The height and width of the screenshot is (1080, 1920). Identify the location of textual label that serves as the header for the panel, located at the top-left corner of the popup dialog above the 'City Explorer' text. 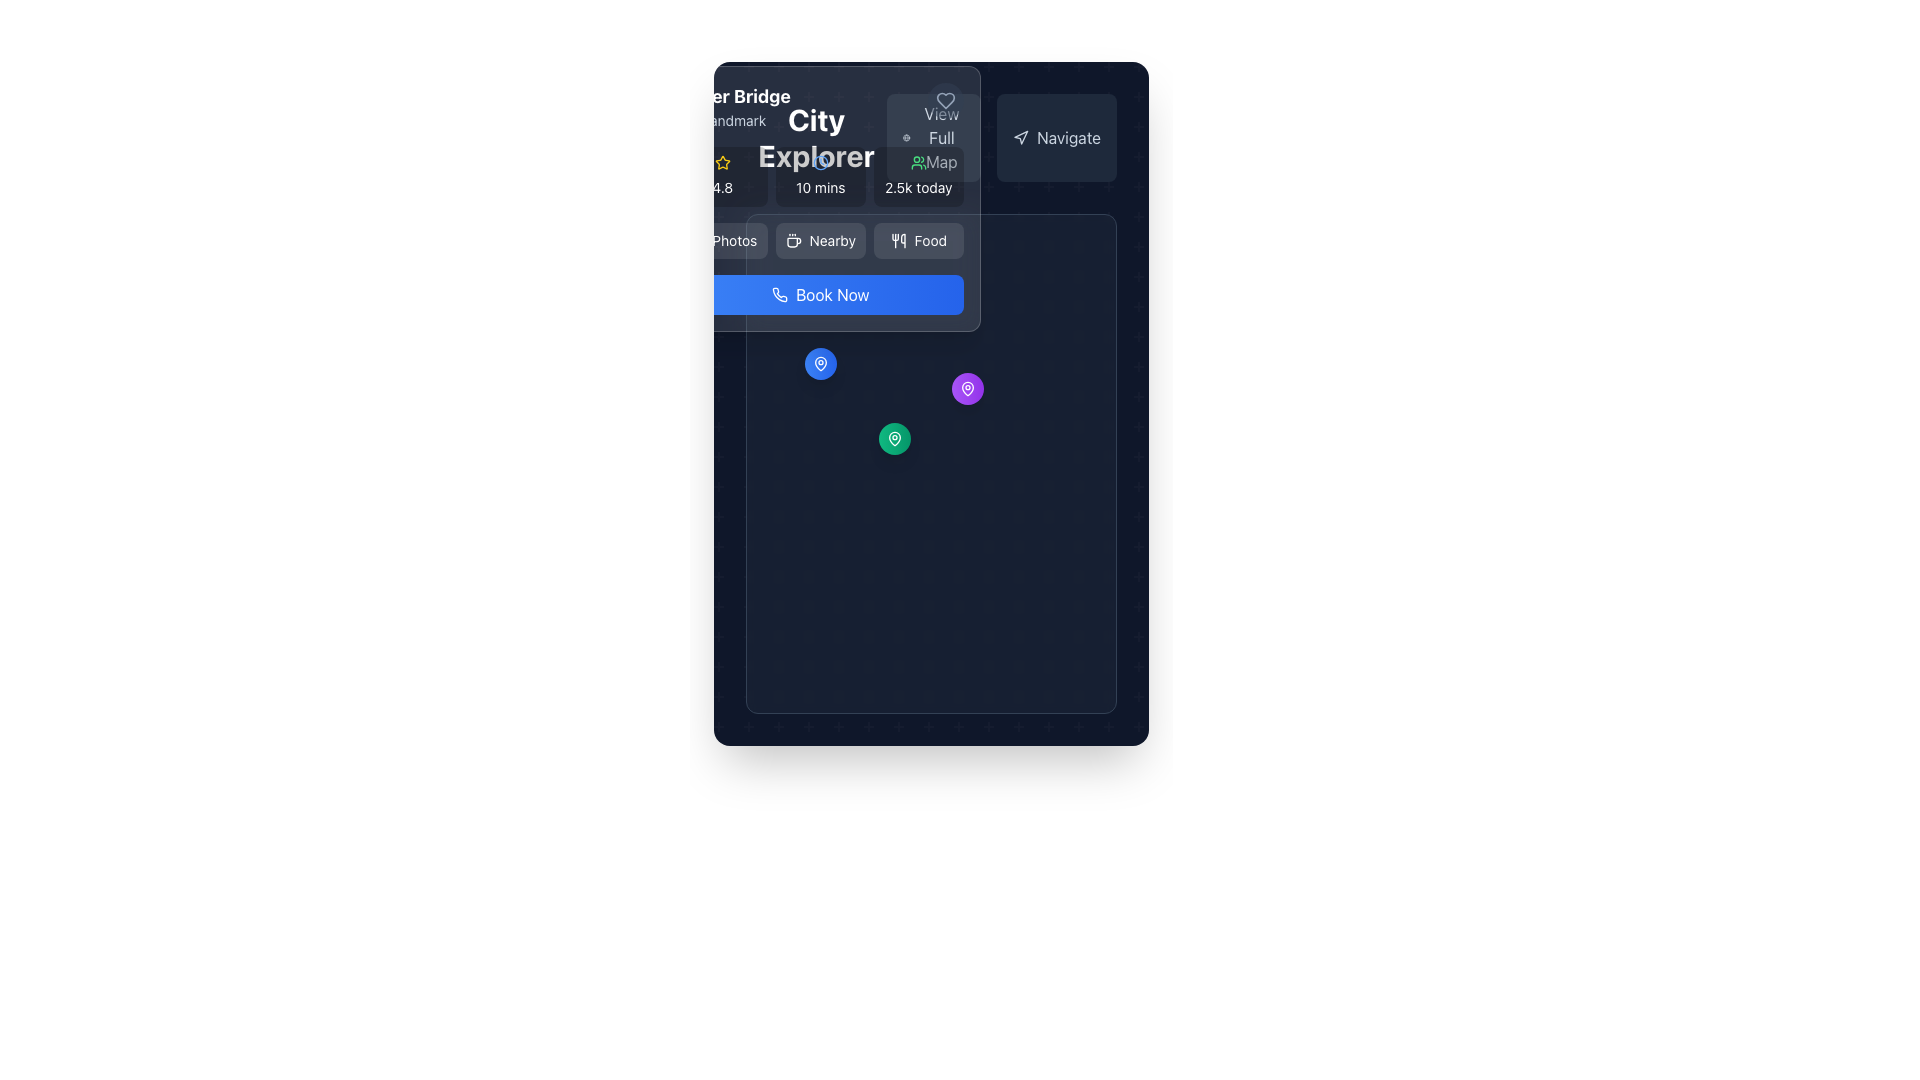
(820, 107).